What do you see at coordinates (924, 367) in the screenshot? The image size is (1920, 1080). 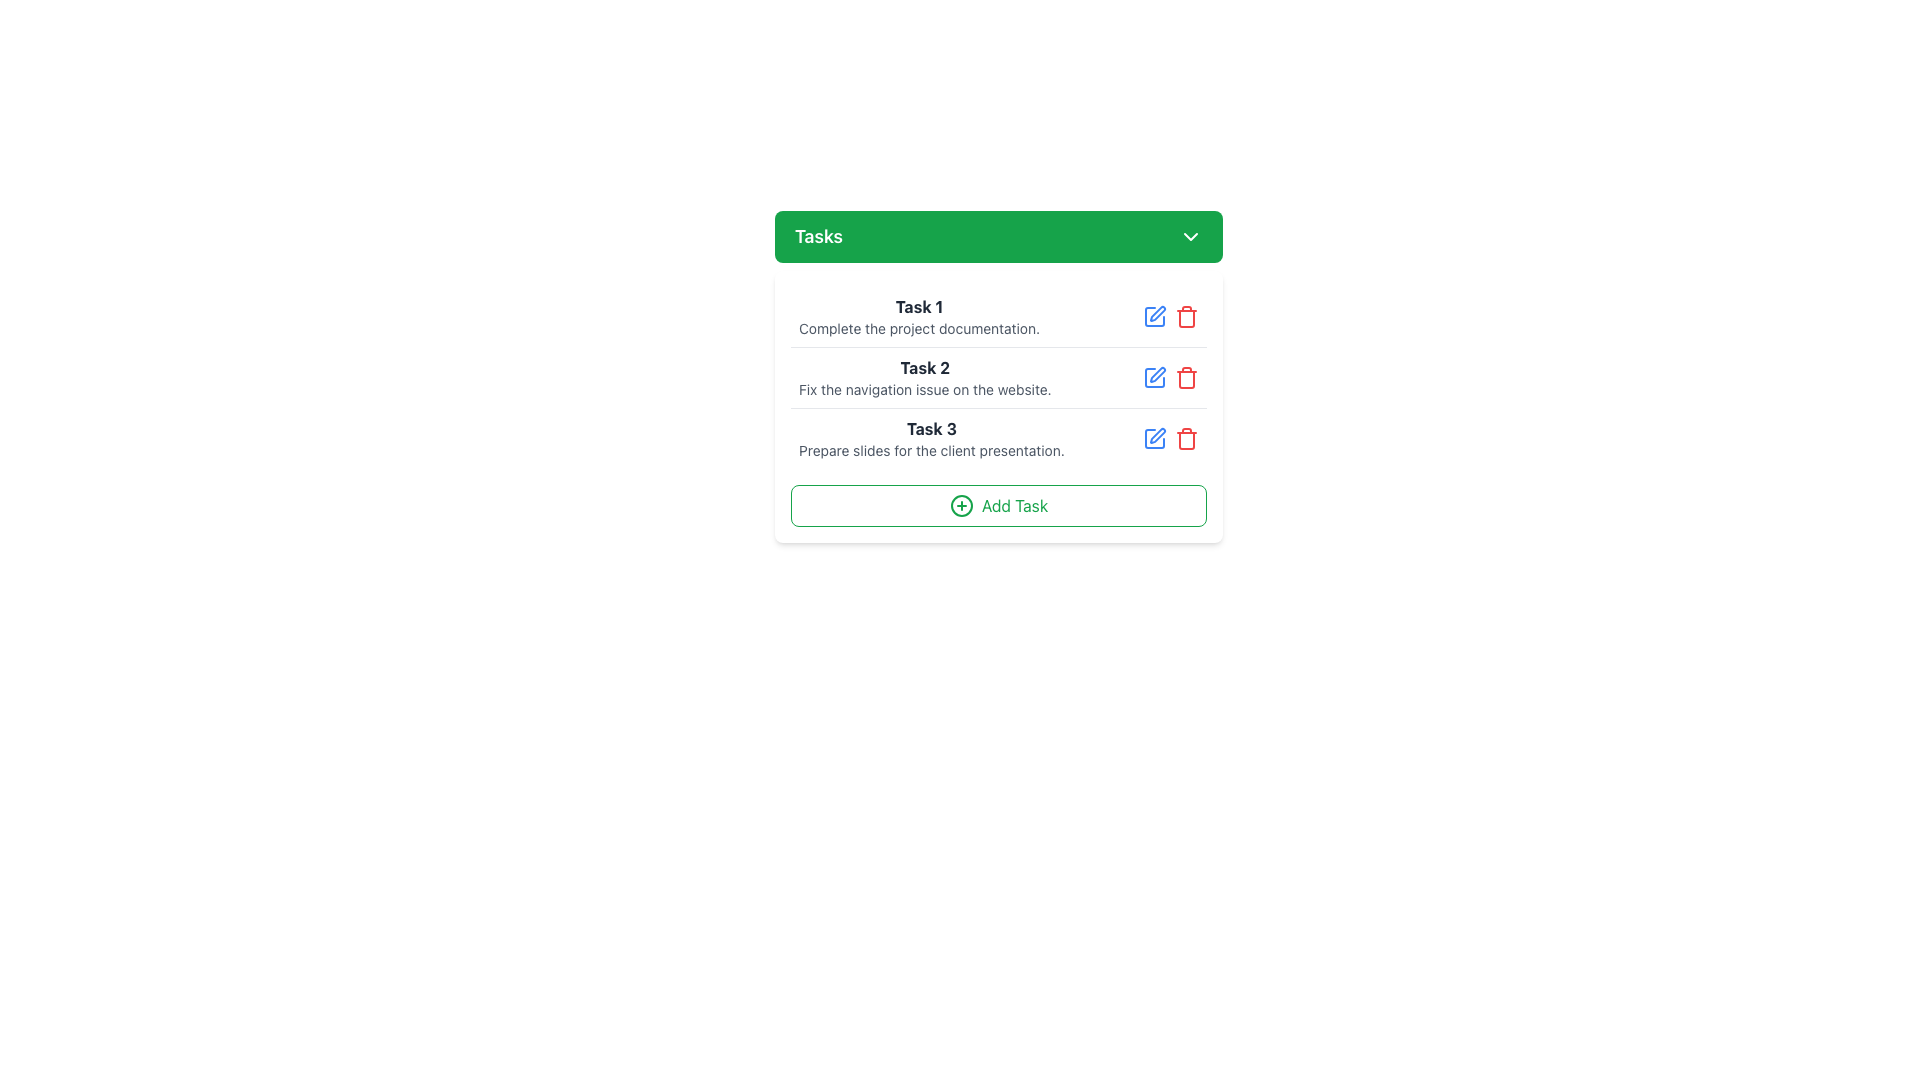 I see `the bold text label displaying 'Task 2', which is located in the center of the task list, positioned directly beneath 'Task 1' and above 'Task 3'` at bounding box center [924, 367].